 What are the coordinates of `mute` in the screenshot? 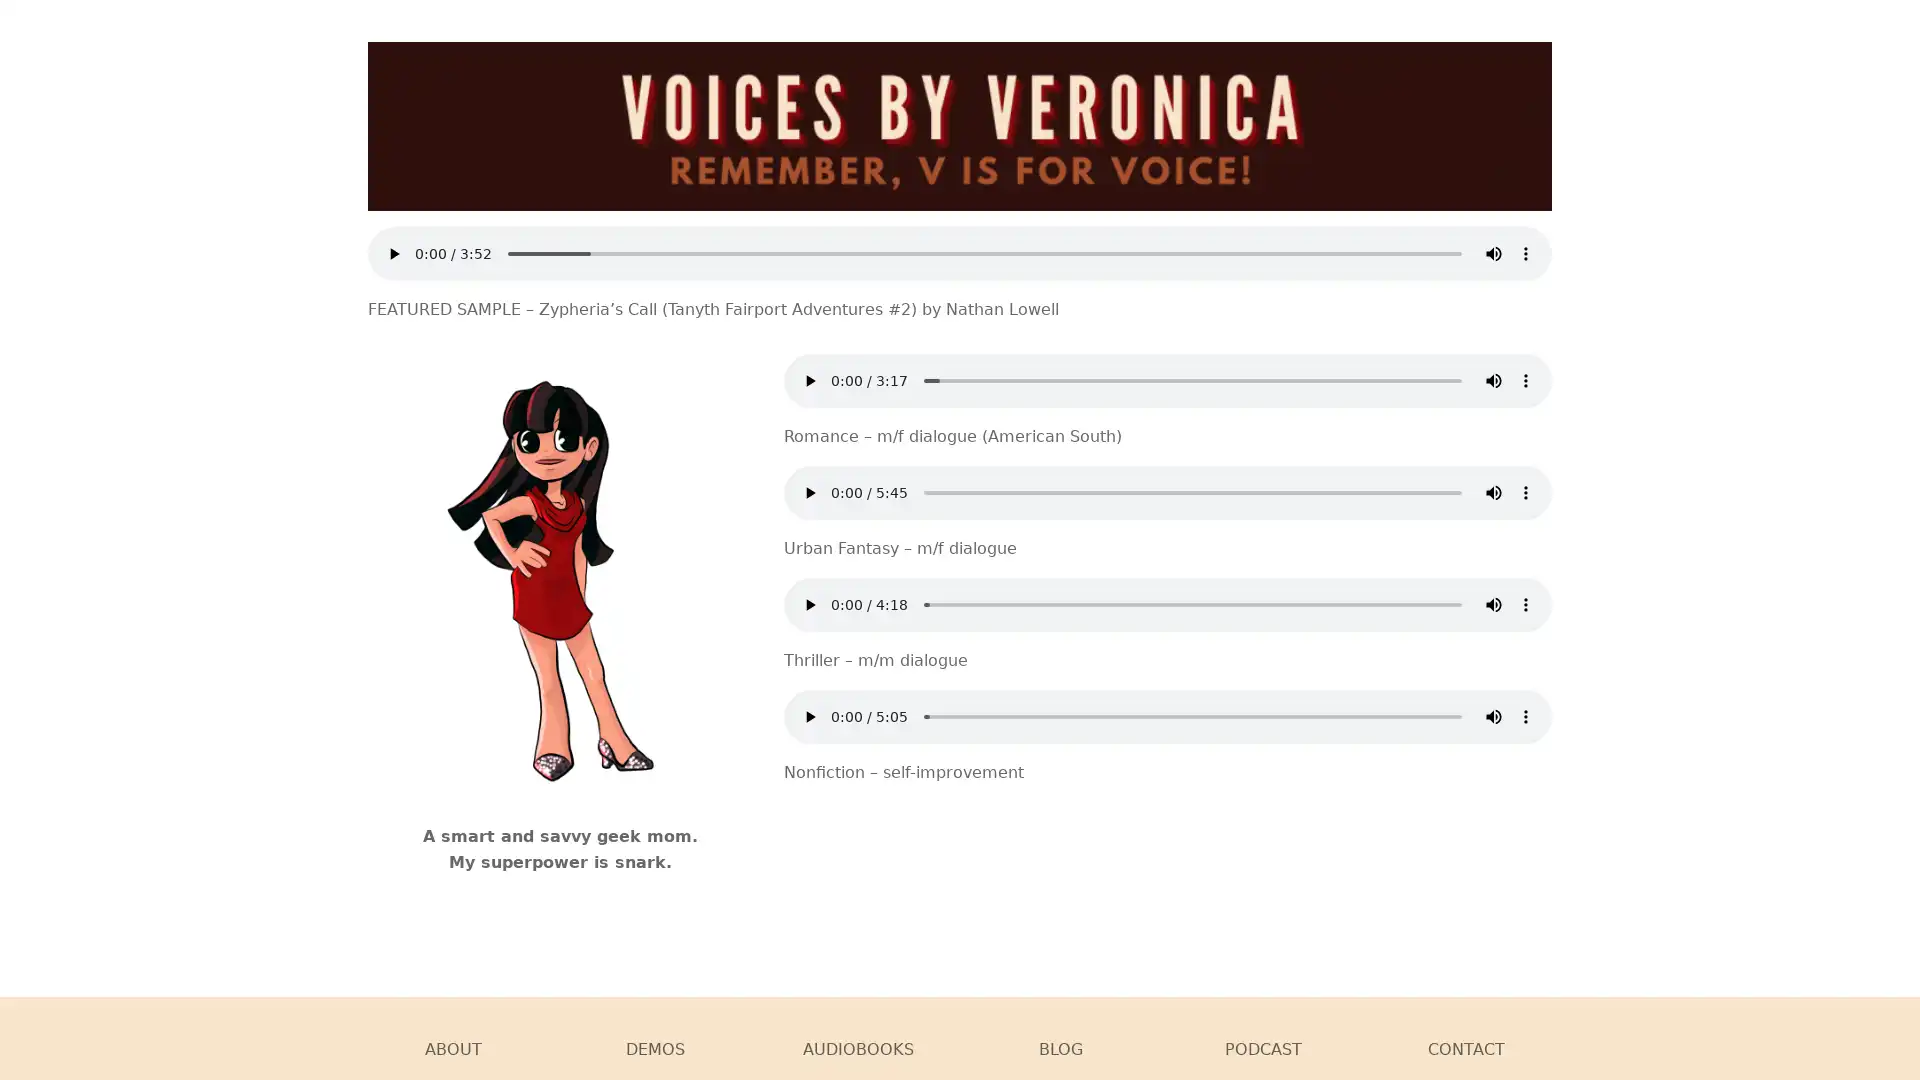 It's located at (1493, 253).